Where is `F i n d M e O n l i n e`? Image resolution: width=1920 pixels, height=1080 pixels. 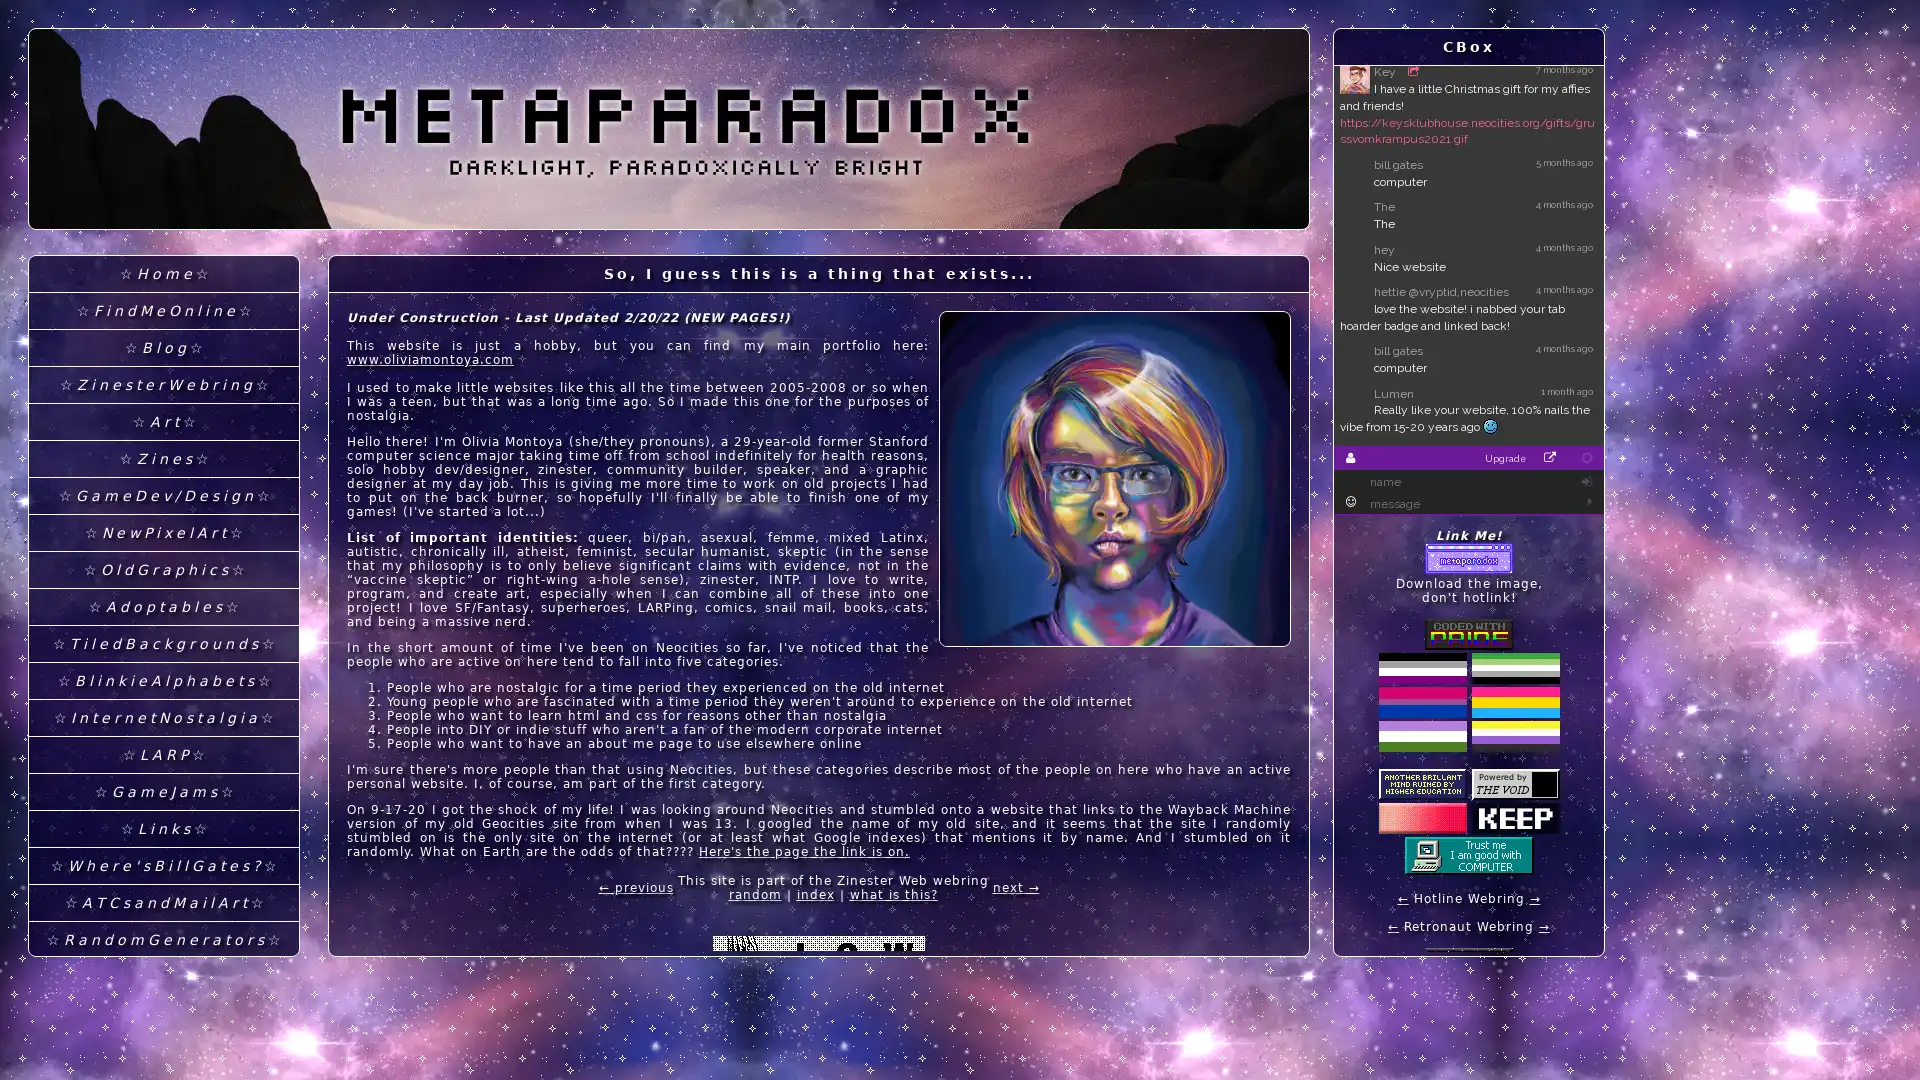
F i n d M e O n l i n e is located at coordinates (163, 311).